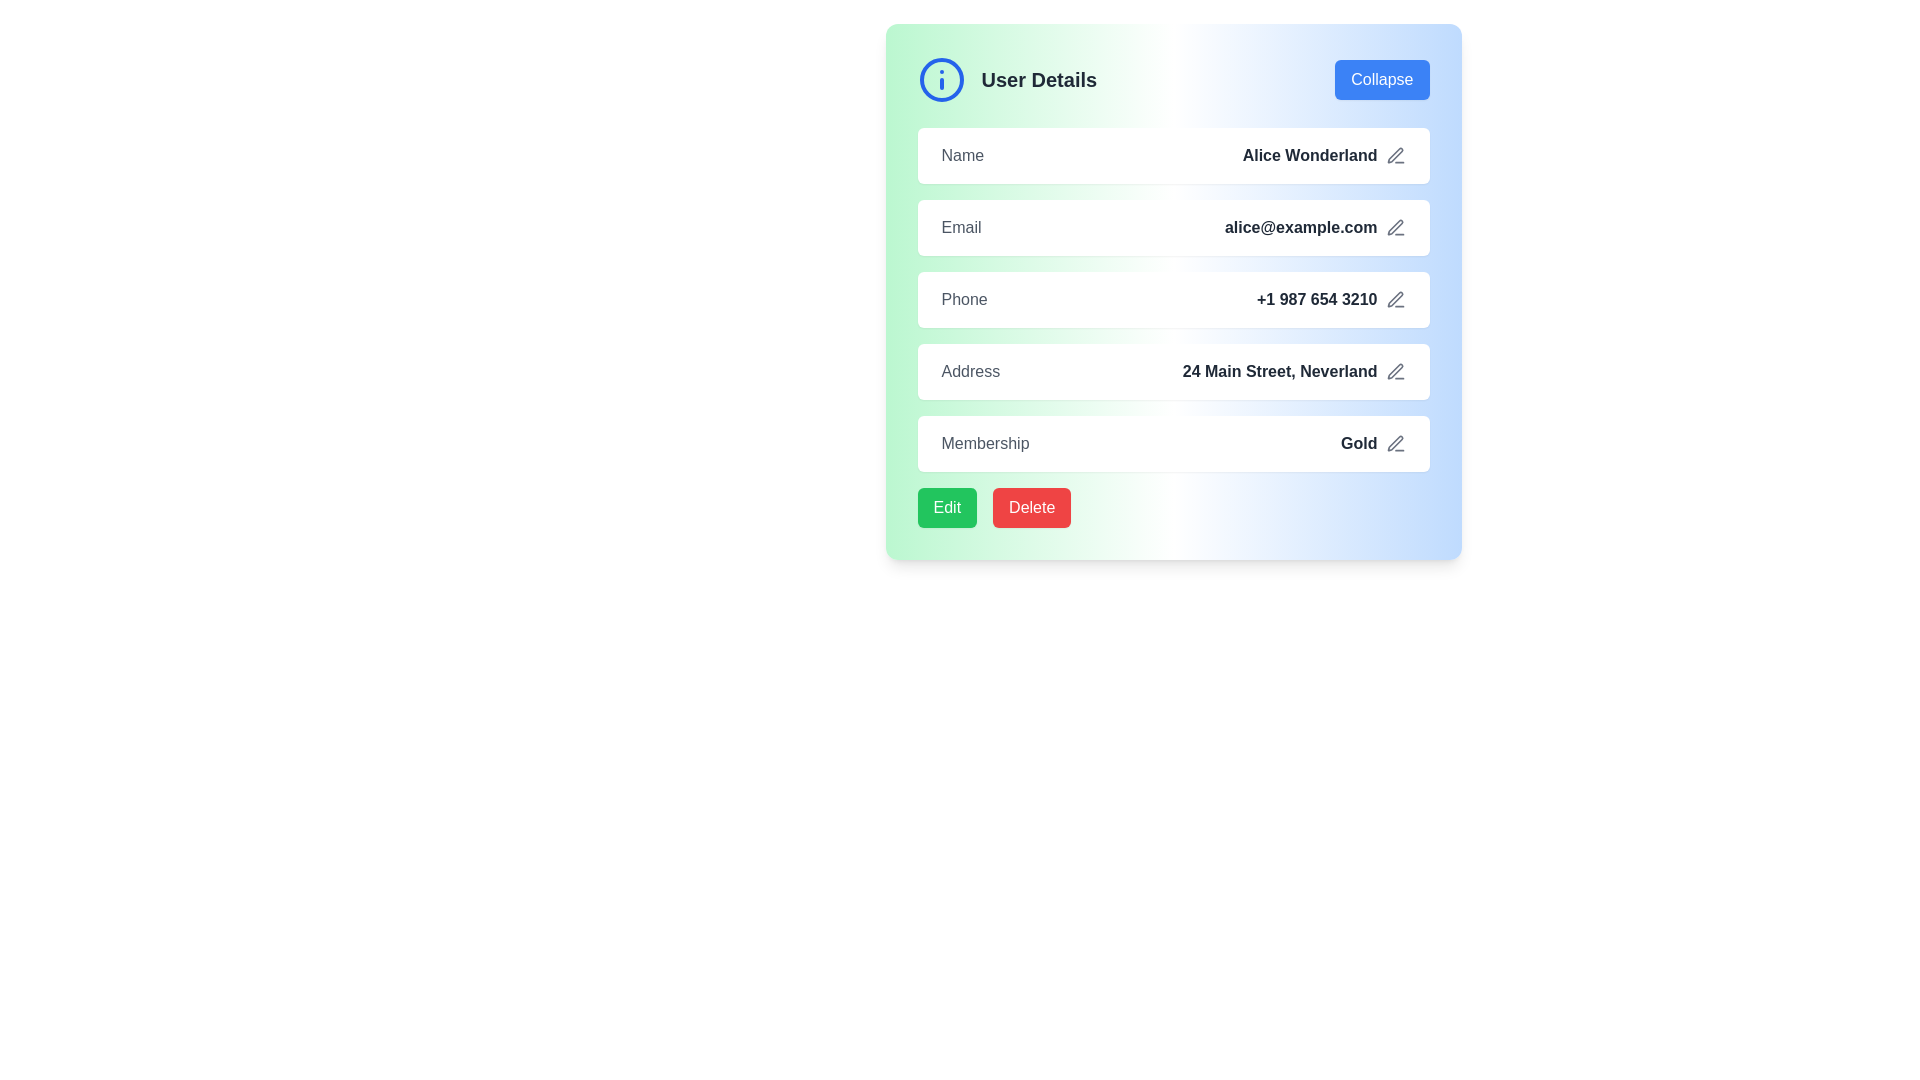 The width and height of the screenshot is (1920, 1080). I want to click on the 'Gold' membership level text label with pen icon located in the 'Membership' section of the user details card, so click(1372, 442).